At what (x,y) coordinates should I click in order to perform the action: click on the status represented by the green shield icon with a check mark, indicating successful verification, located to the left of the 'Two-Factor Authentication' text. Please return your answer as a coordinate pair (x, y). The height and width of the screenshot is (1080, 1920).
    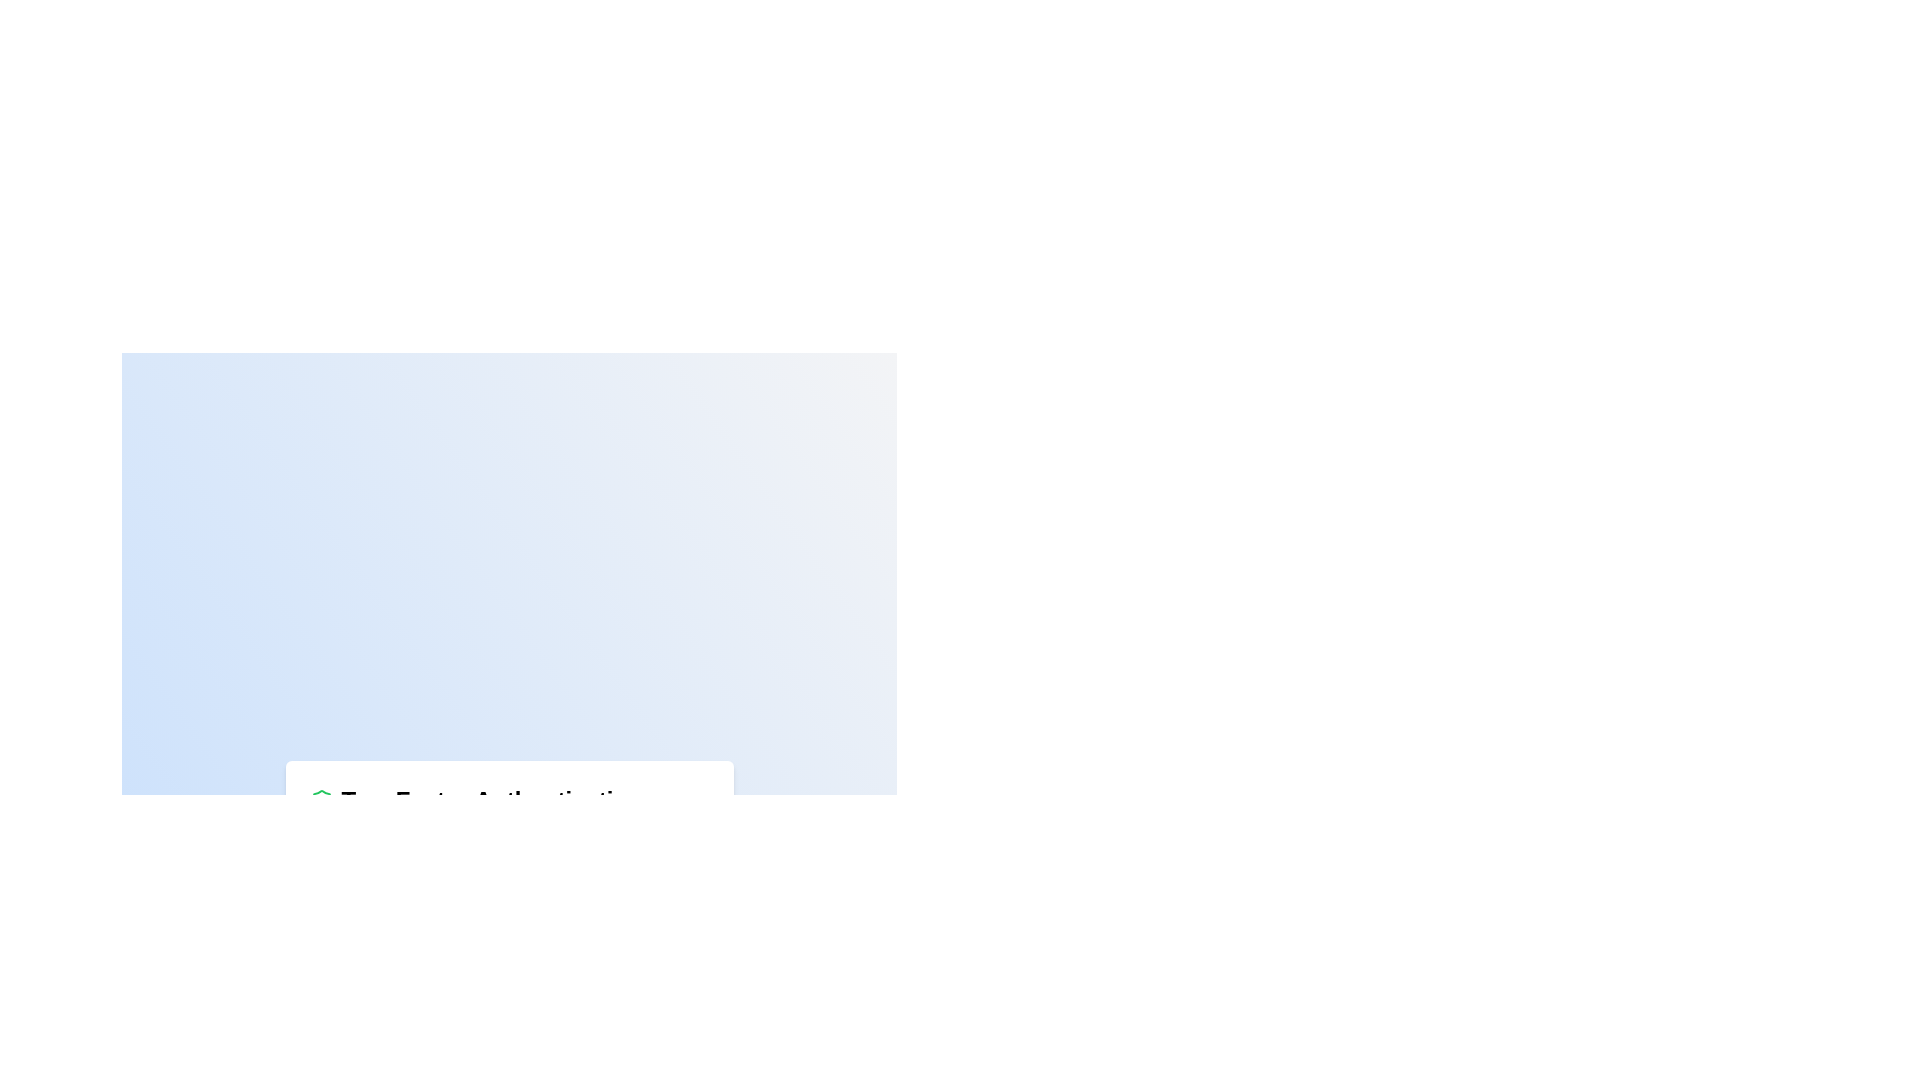
    Looking at the image, I should click on (321, 799).